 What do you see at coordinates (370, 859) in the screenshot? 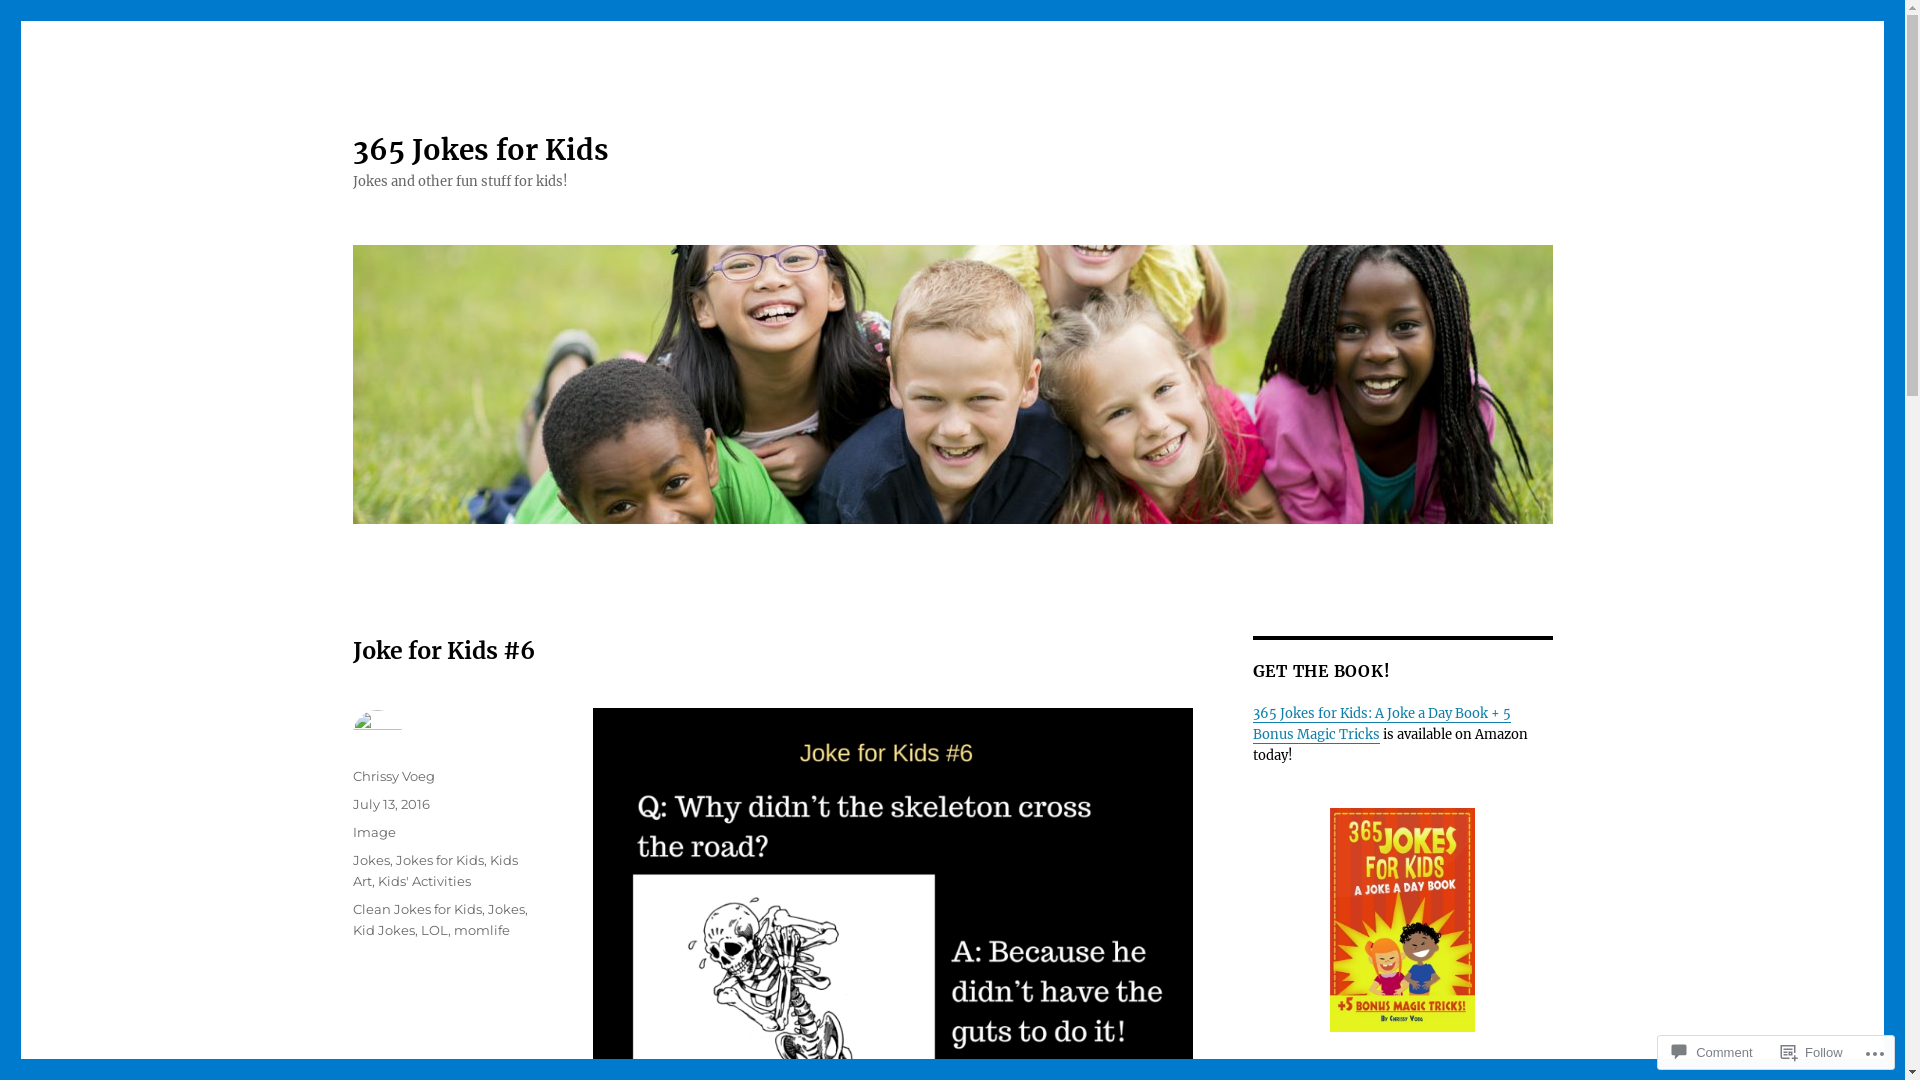
I see `'Jokes'` at bounding box center [370, 859].